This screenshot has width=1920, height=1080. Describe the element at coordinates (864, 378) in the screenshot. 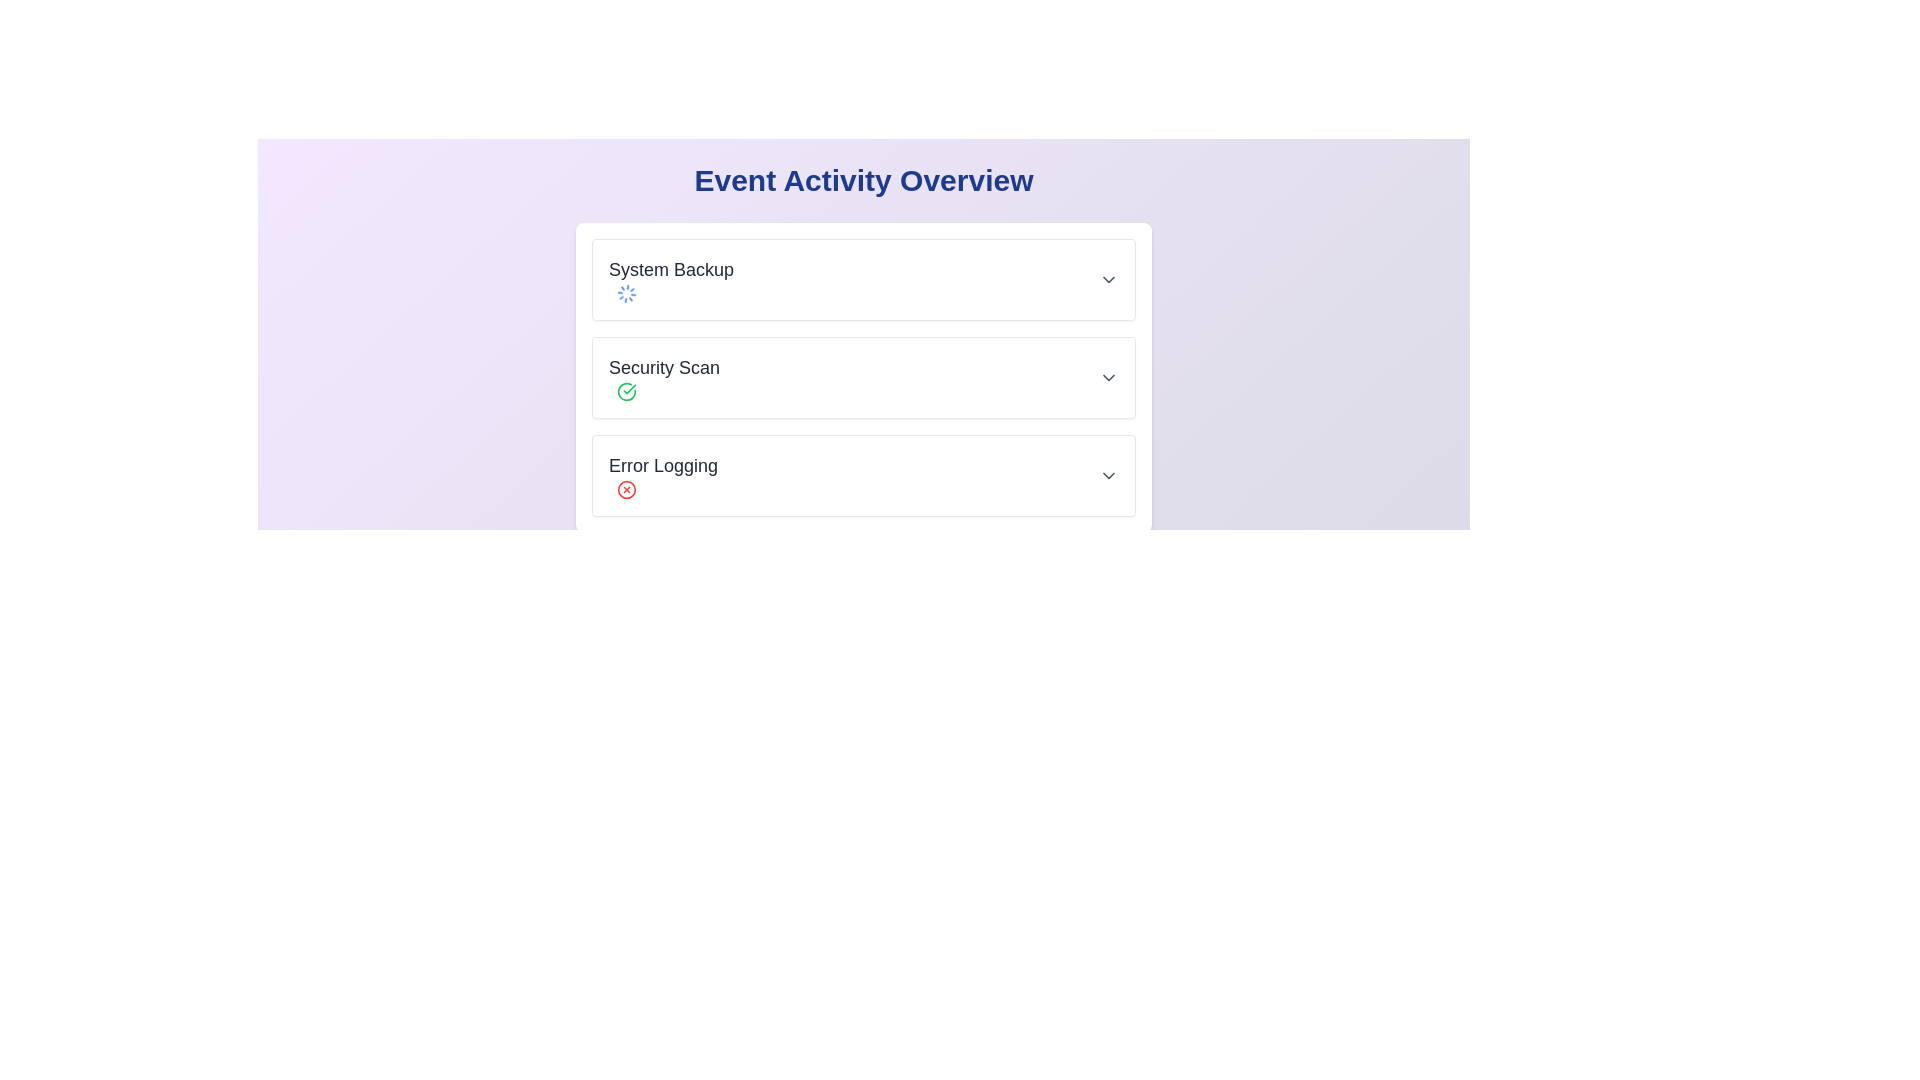

I see `information displayed in the second section of the informational area related to the 'Security Scan' feature, which is located between the 'System Backup' and 'Error Logging' sections` at that location.